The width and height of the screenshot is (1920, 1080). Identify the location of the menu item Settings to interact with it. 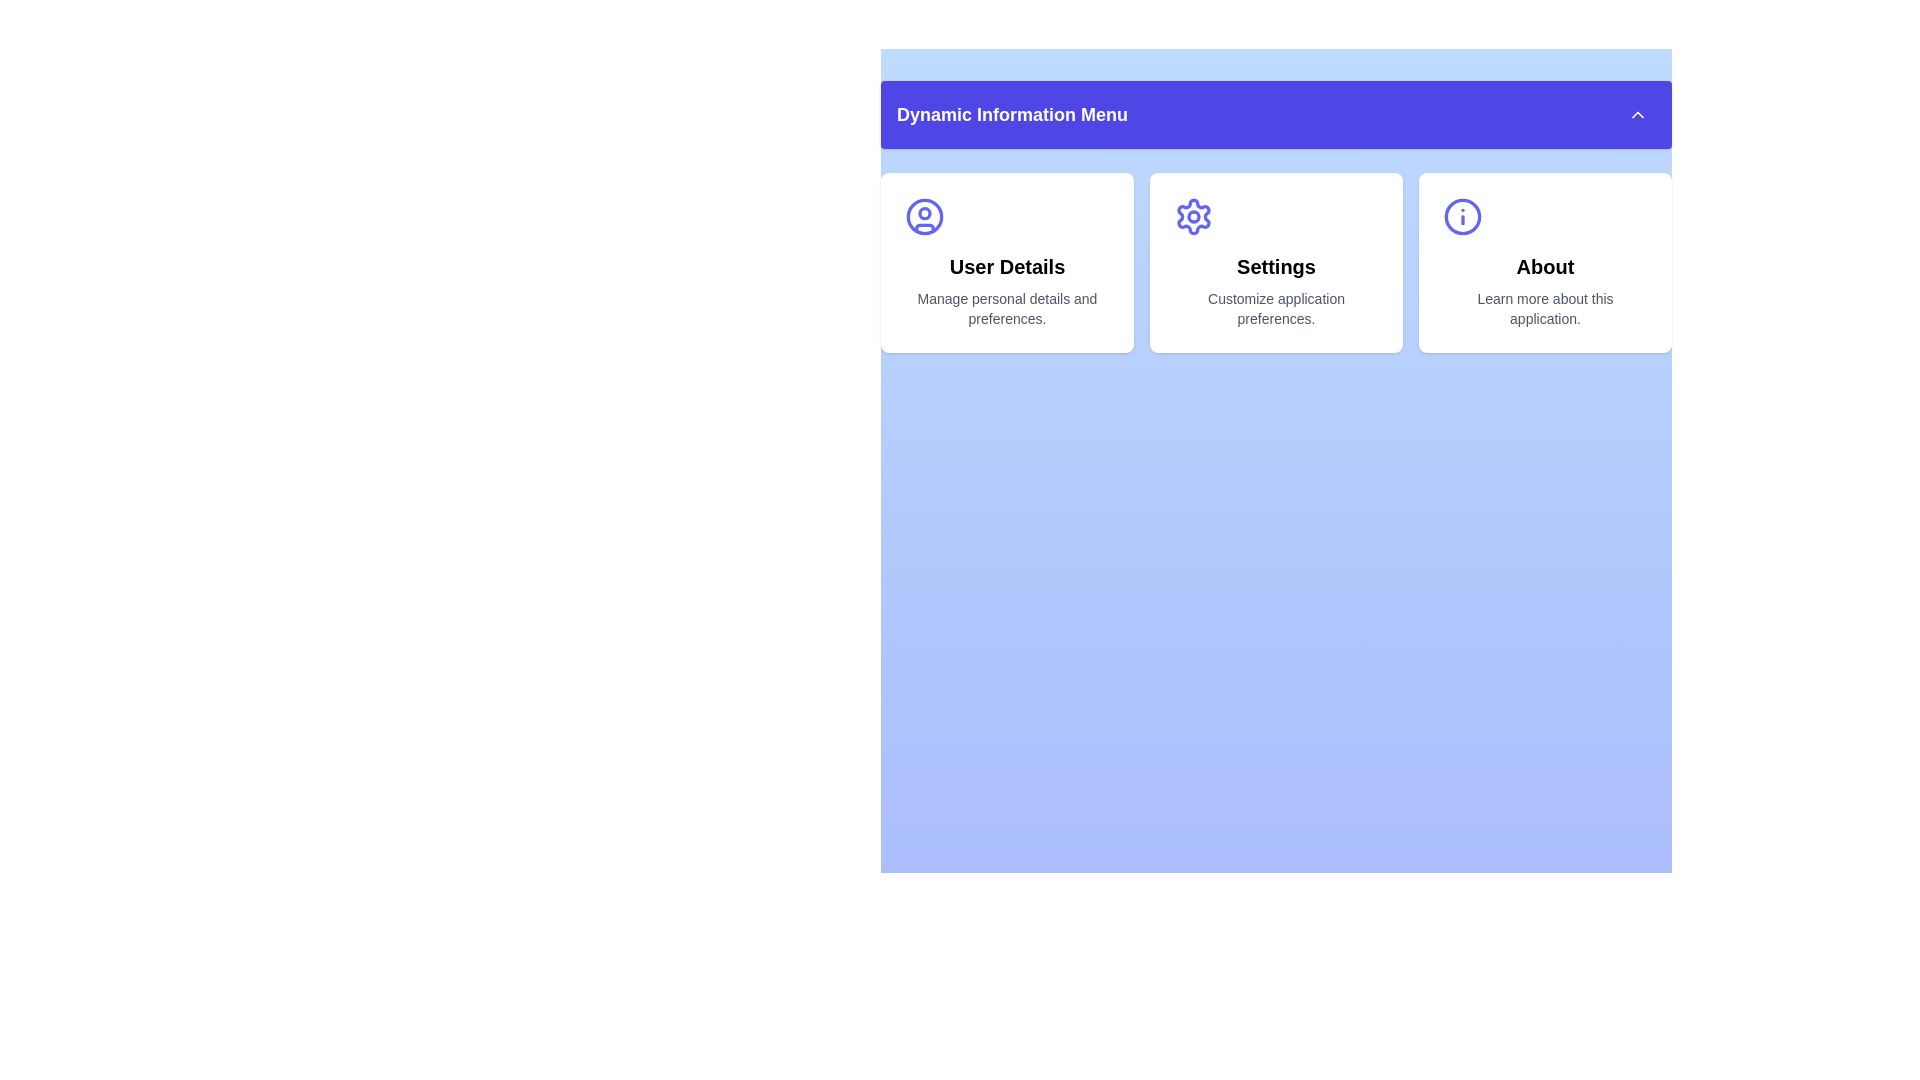
(1275, 261).